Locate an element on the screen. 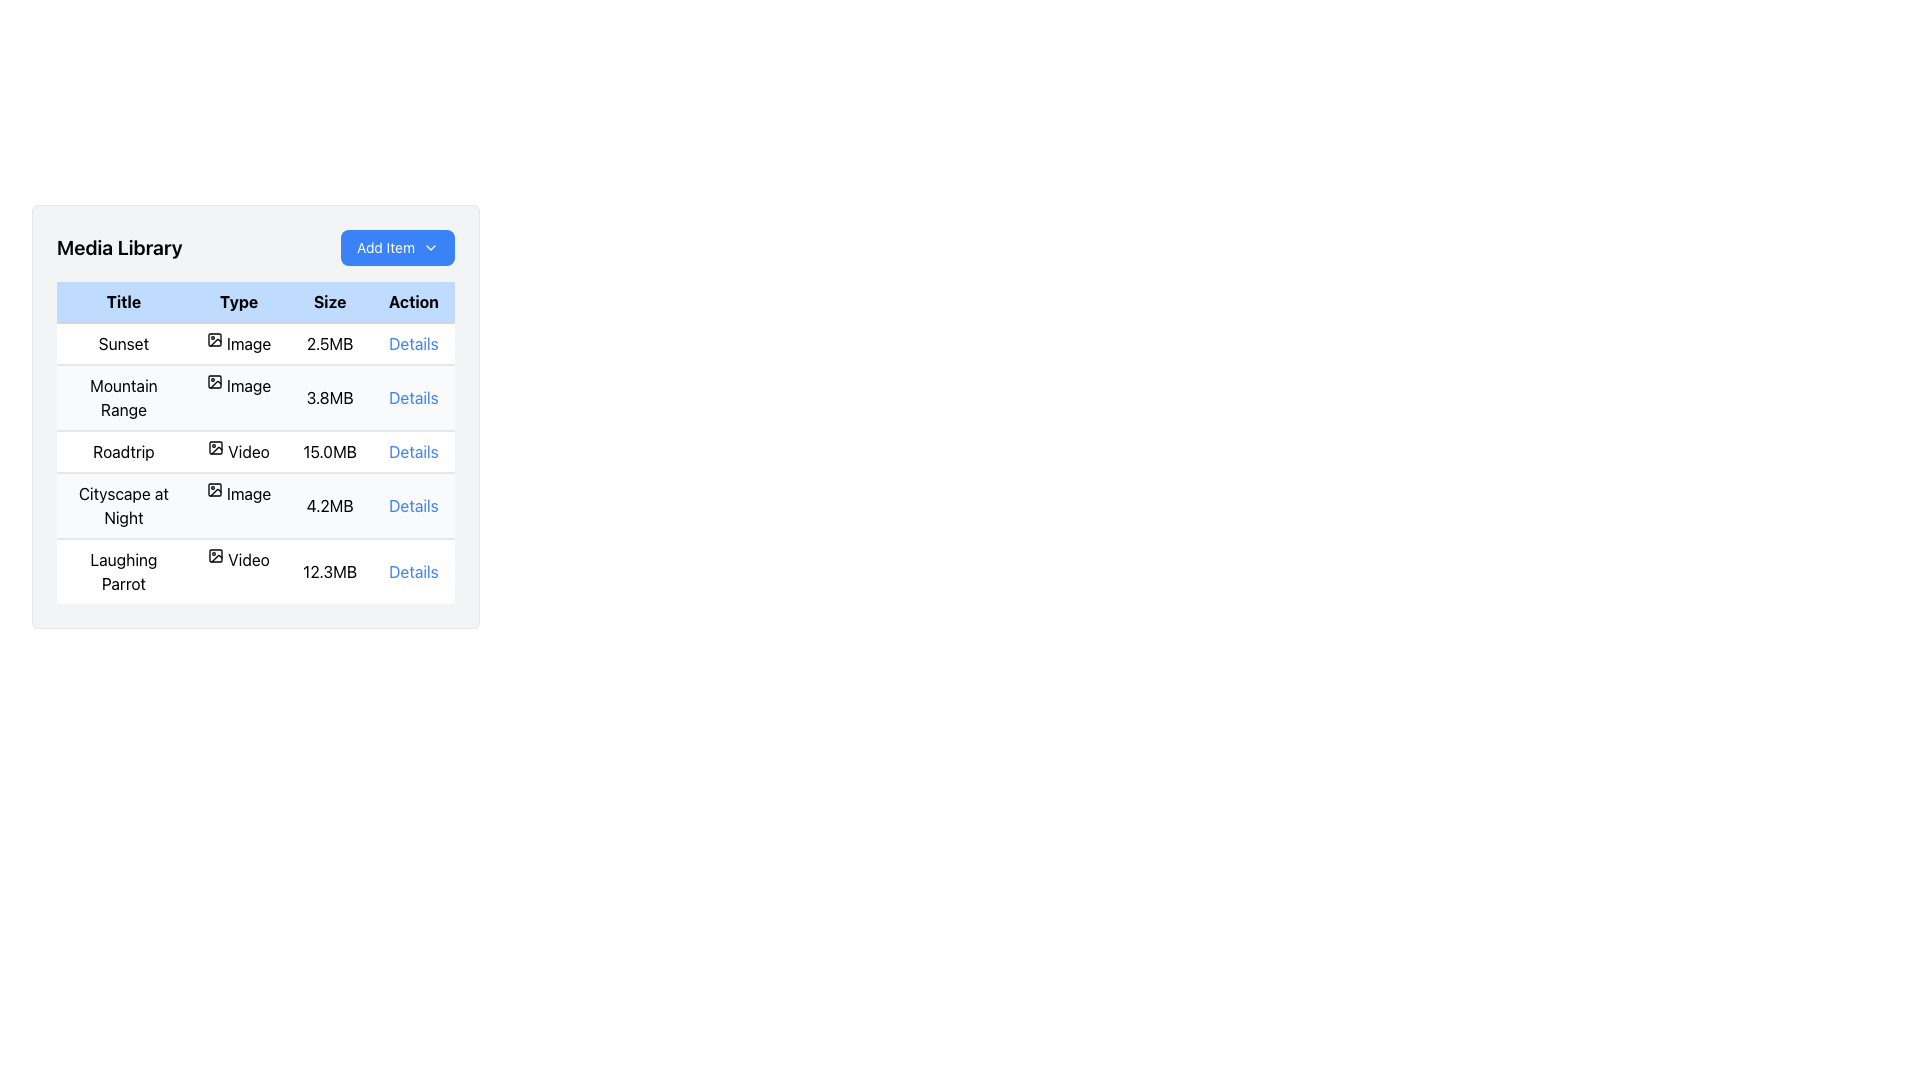 This screenshot has width=1920, height=1080. the Static Label with Icon displaying 'Video' in the fifth row of the table, which is located between 'Laughing Parrot' and '12.3MB' is located at coordinates (239, 559).